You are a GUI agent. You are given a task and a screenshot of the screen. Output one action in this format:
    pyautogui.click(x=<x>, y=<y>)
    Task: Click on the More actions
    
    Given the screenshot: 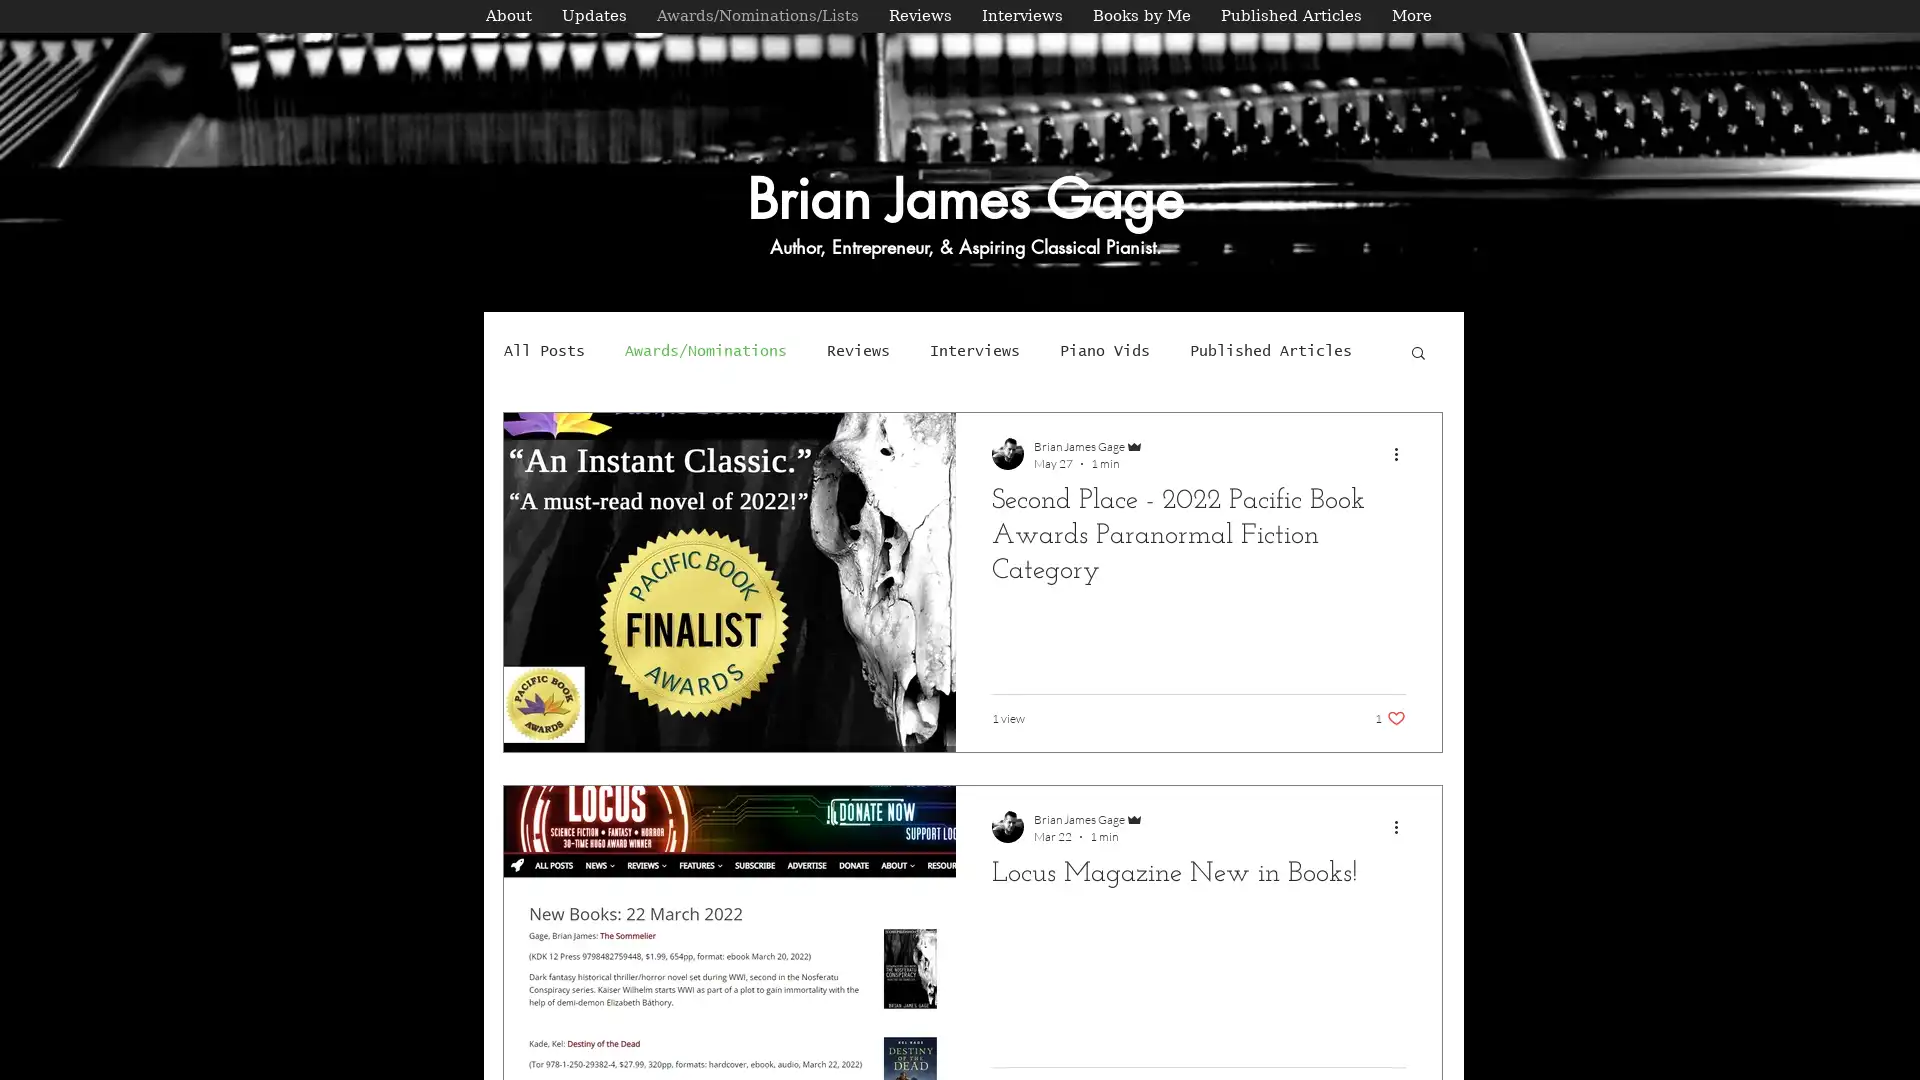 What is the action you would take?
    pyautogui.click(x=1401, y=453)
    